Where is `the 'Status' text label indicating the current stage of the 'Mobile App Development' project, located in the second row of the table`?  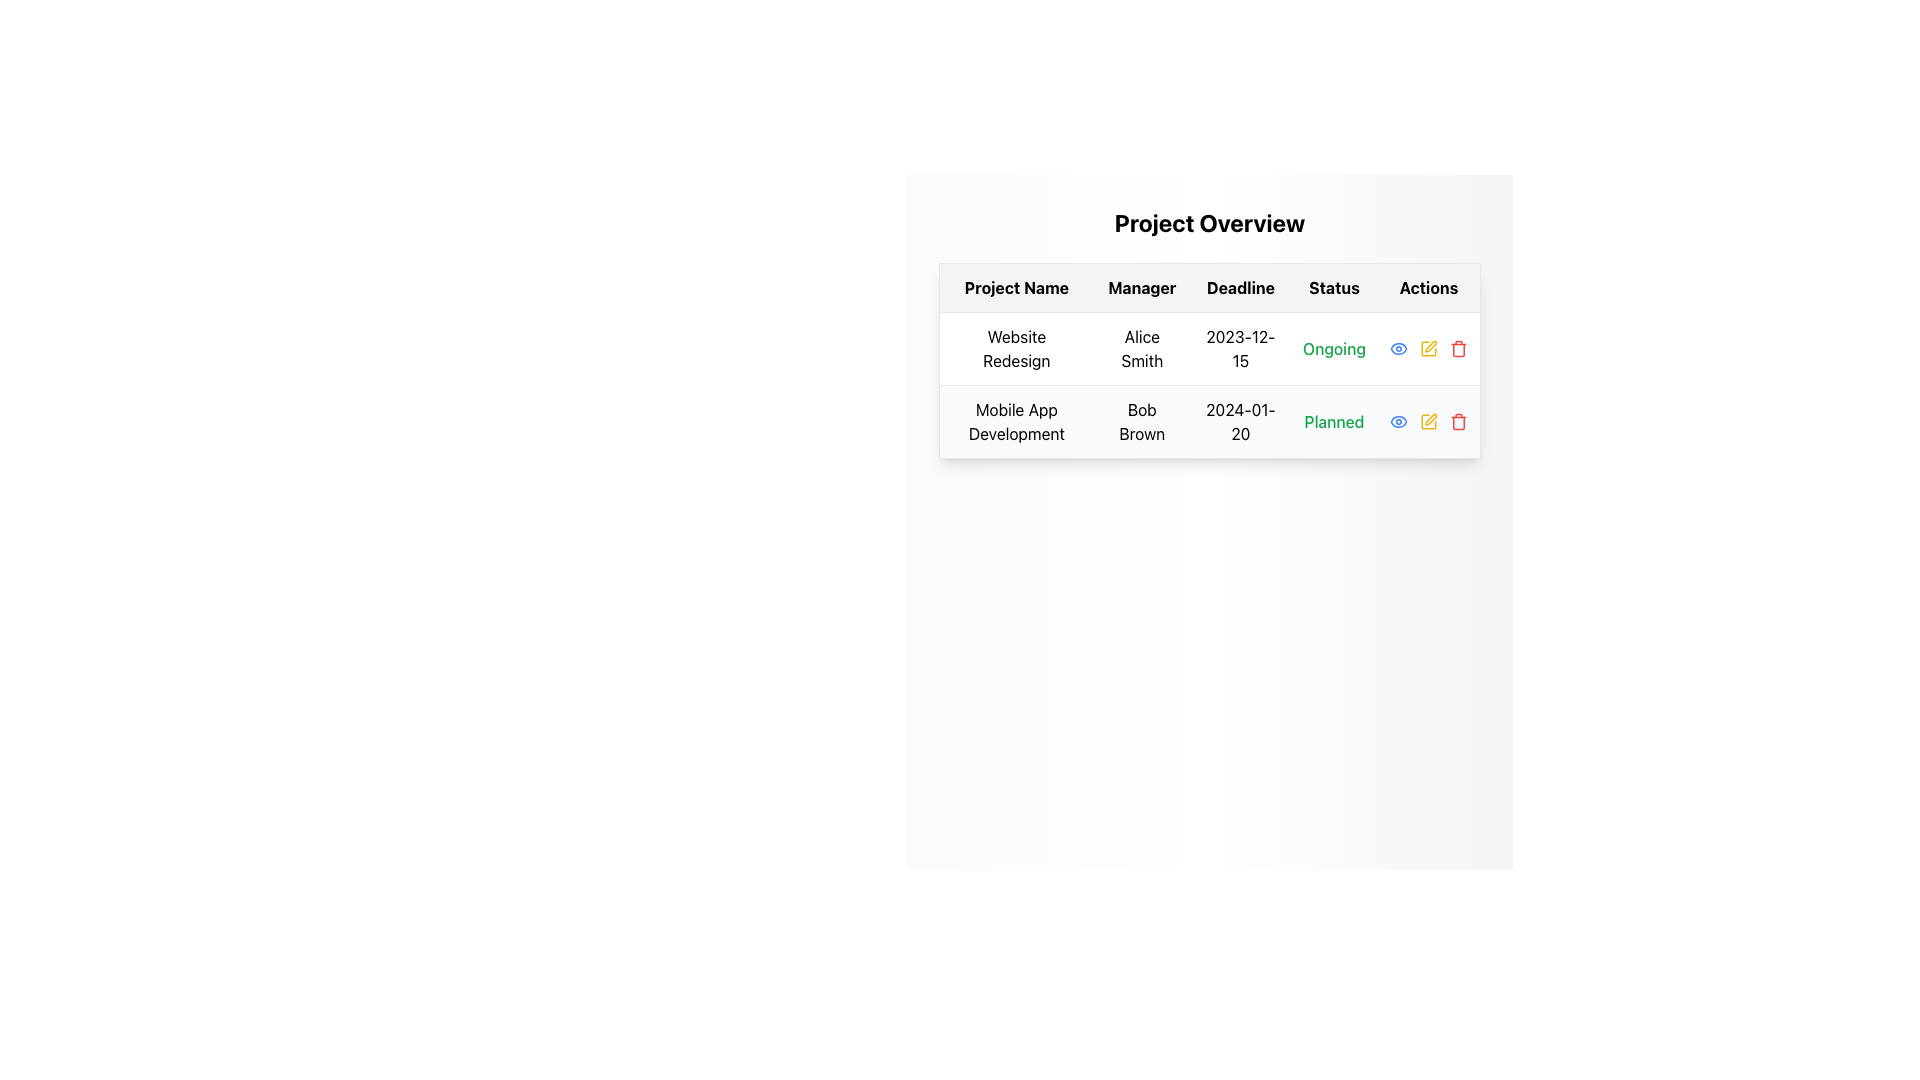 the 'Status' text label indicating the current stage of the 'Mobile App Development' project, located in the second row of the table is located at coordinates (1334, 420).